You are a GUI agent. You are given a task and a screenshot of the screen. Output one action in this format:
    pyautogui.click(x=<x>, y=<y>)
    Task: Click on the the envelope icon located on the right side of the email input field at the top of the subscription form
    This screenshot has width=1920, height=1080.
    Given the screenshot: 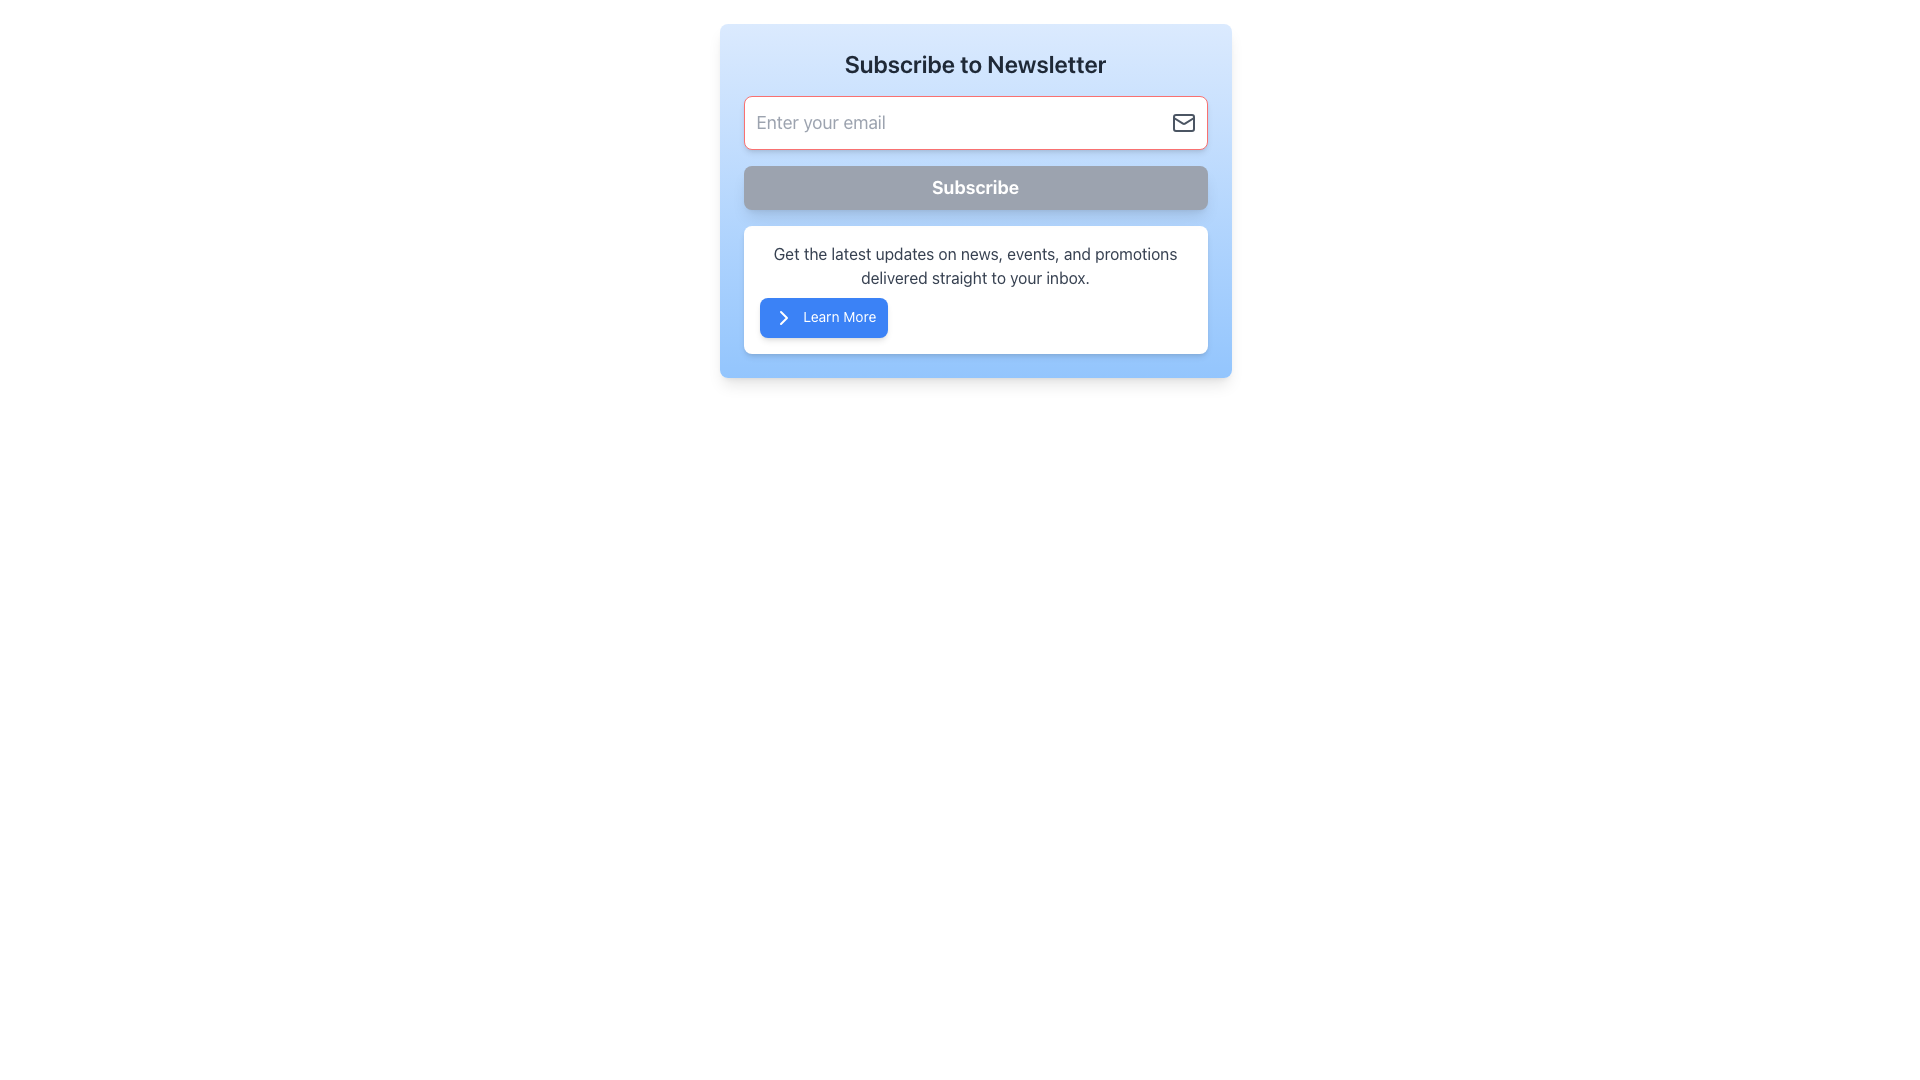 What is the action you would take?
    pyautogui.click(x=1183, y=123)
    